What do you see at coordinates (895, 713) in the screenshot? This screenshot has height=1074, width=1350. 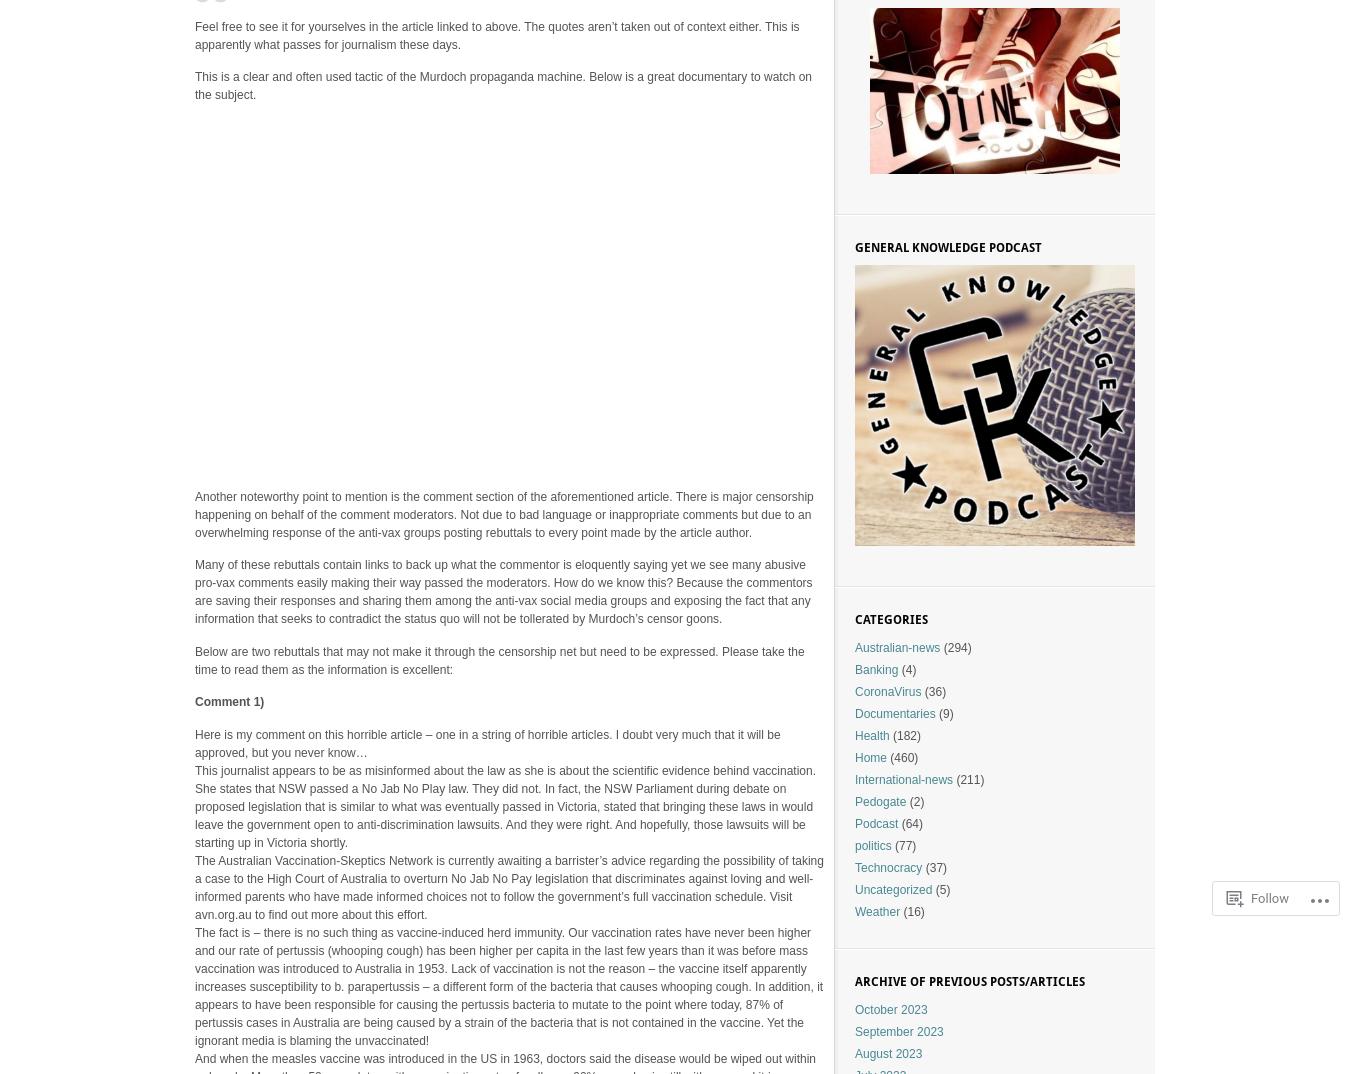 I see `'Documentaries'` at bounding box center [895, 713].